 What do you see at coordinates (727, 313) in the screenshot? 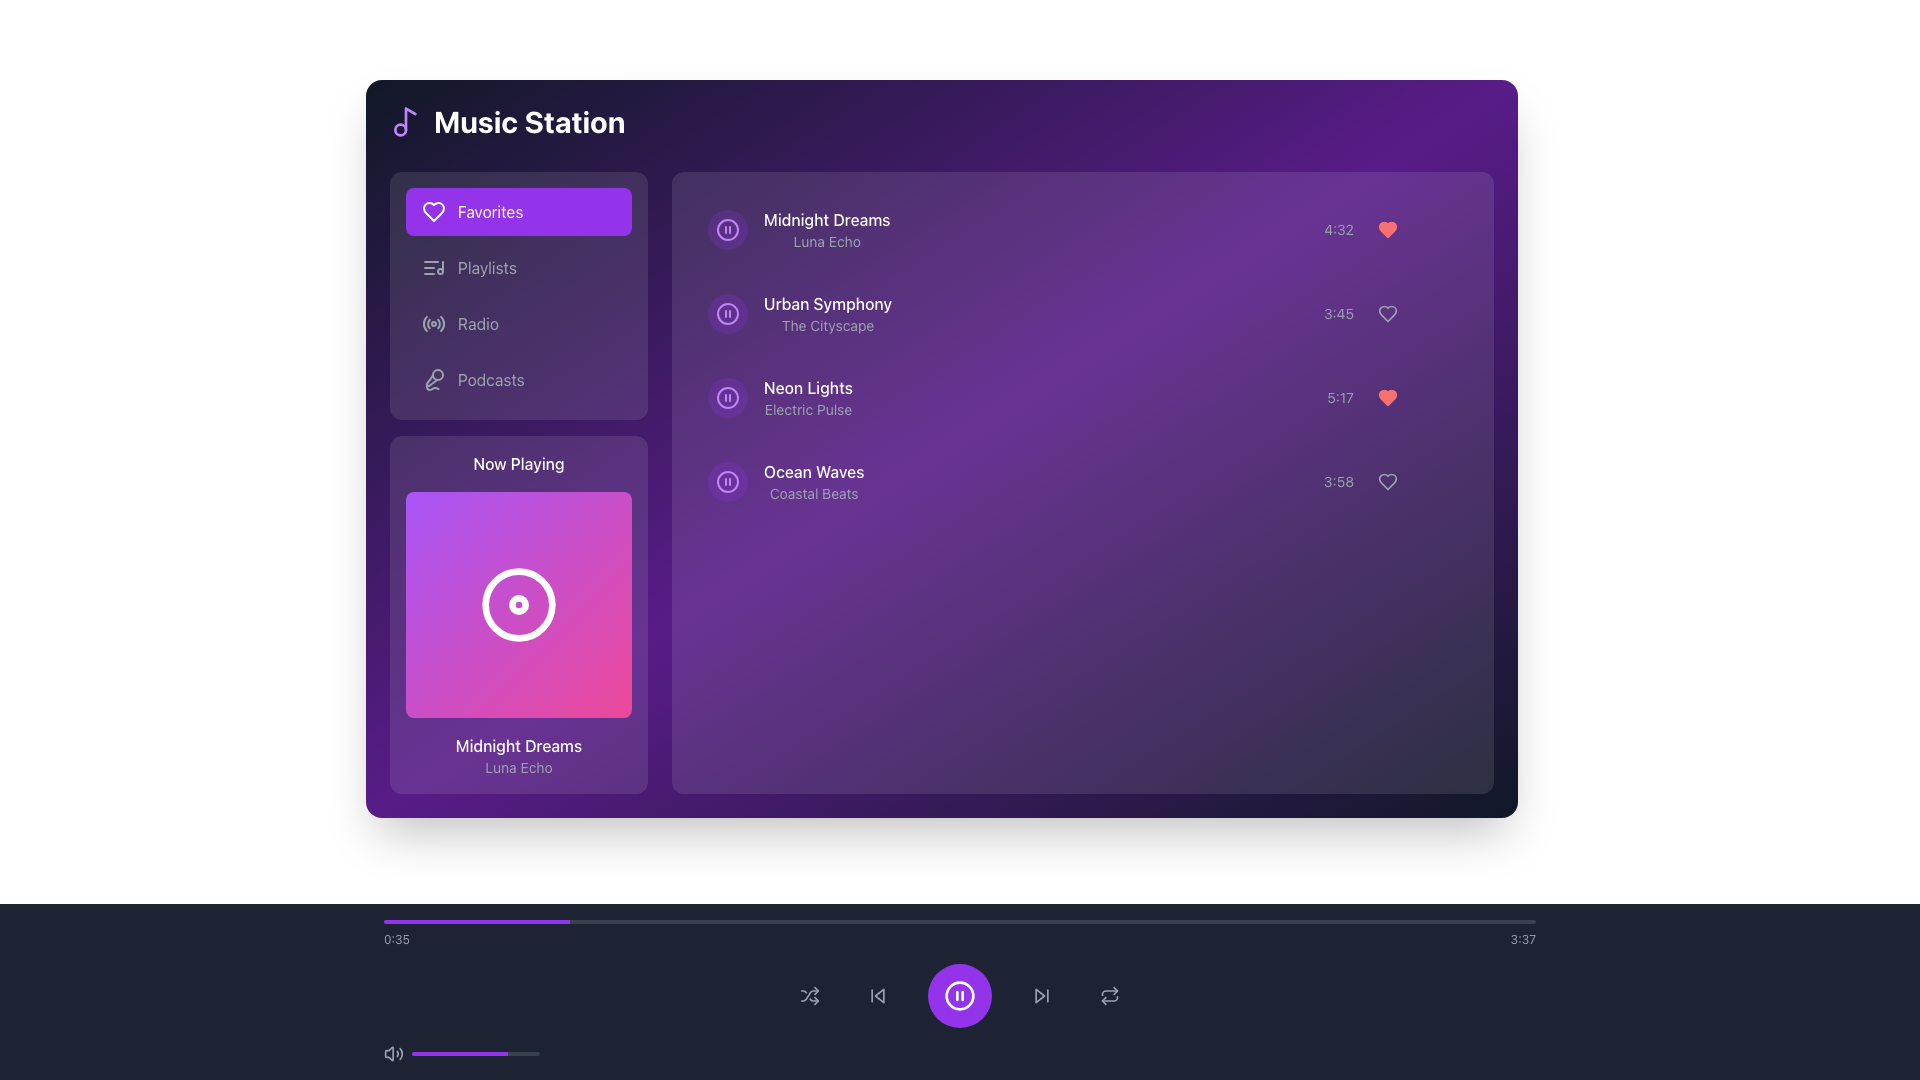
I see `the SVG Circle Shape representing the control or status indicator for the 'Urban Symphony' media item located on the right side of the interface` at bounding box center [727, 313].